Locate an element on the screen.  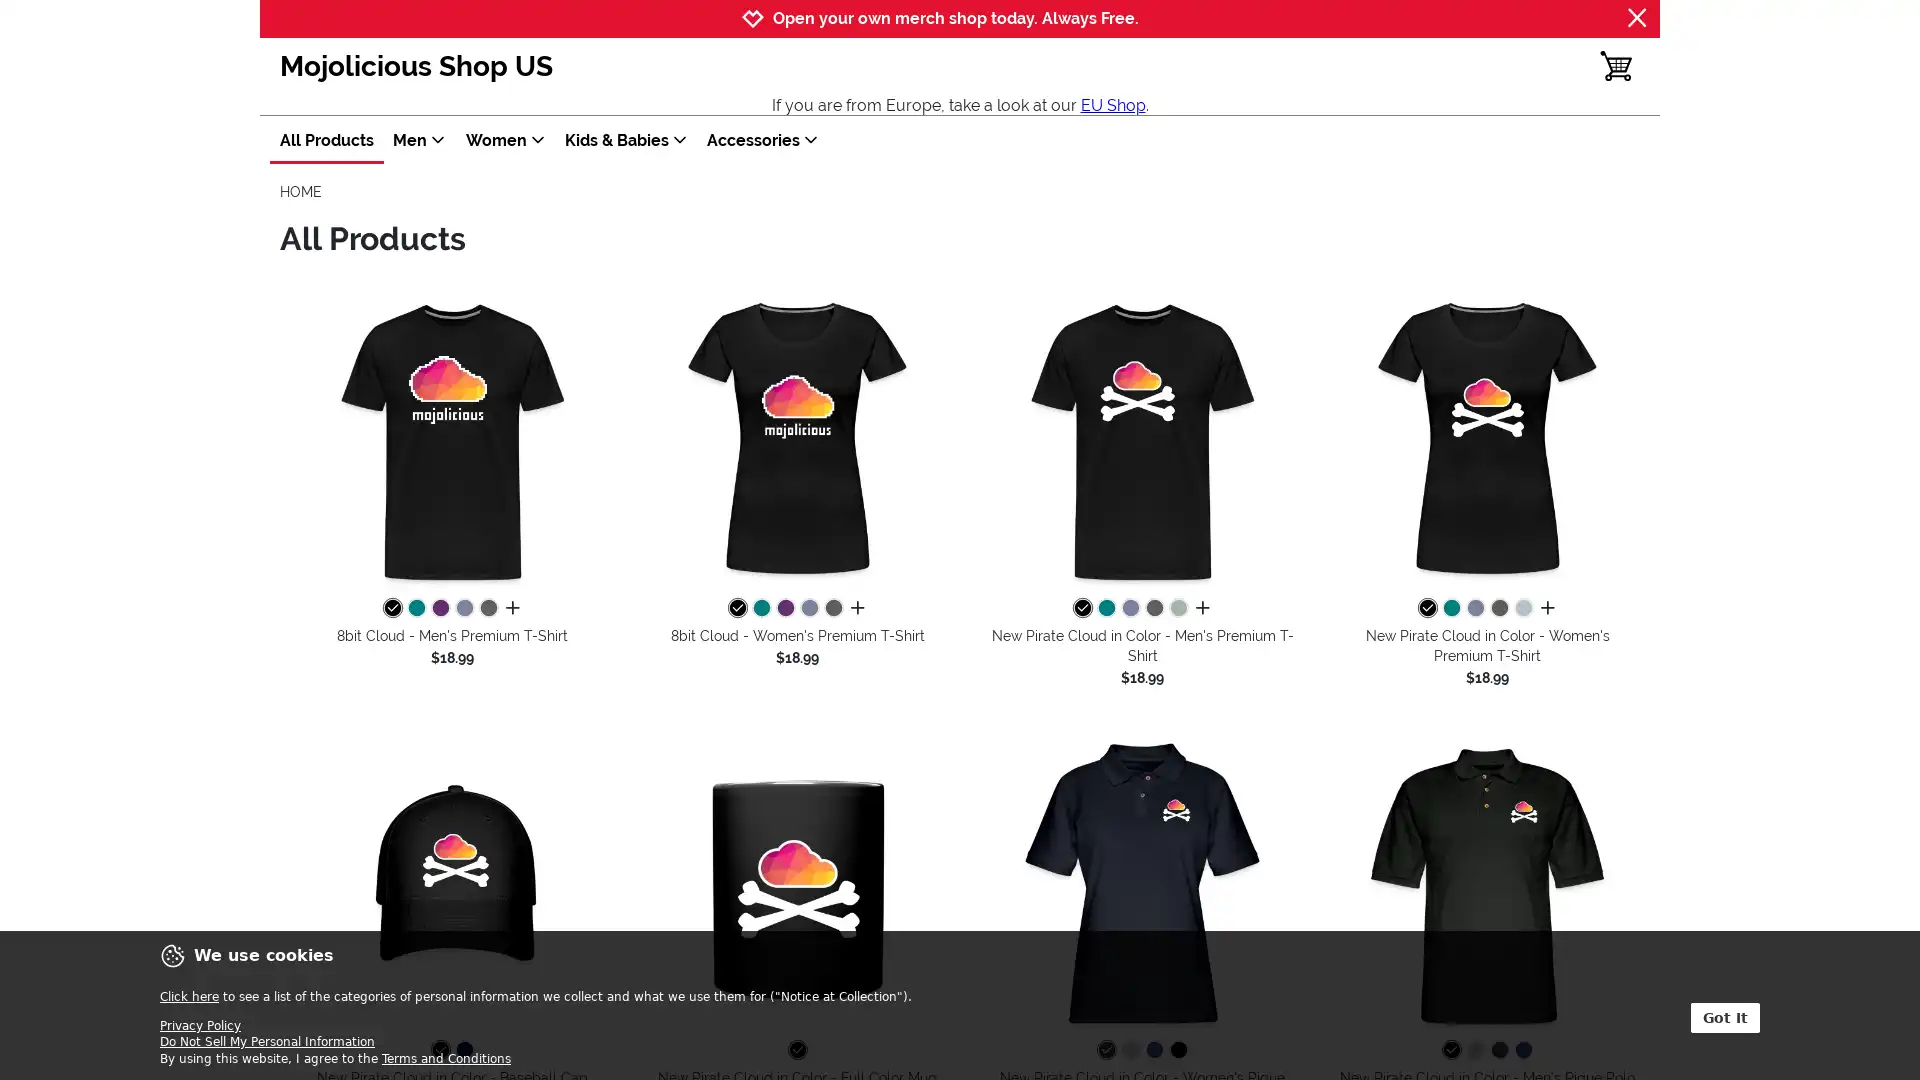
New Pirate Cloud in Color - Full Color Mug is located at coordinates (796, 881).